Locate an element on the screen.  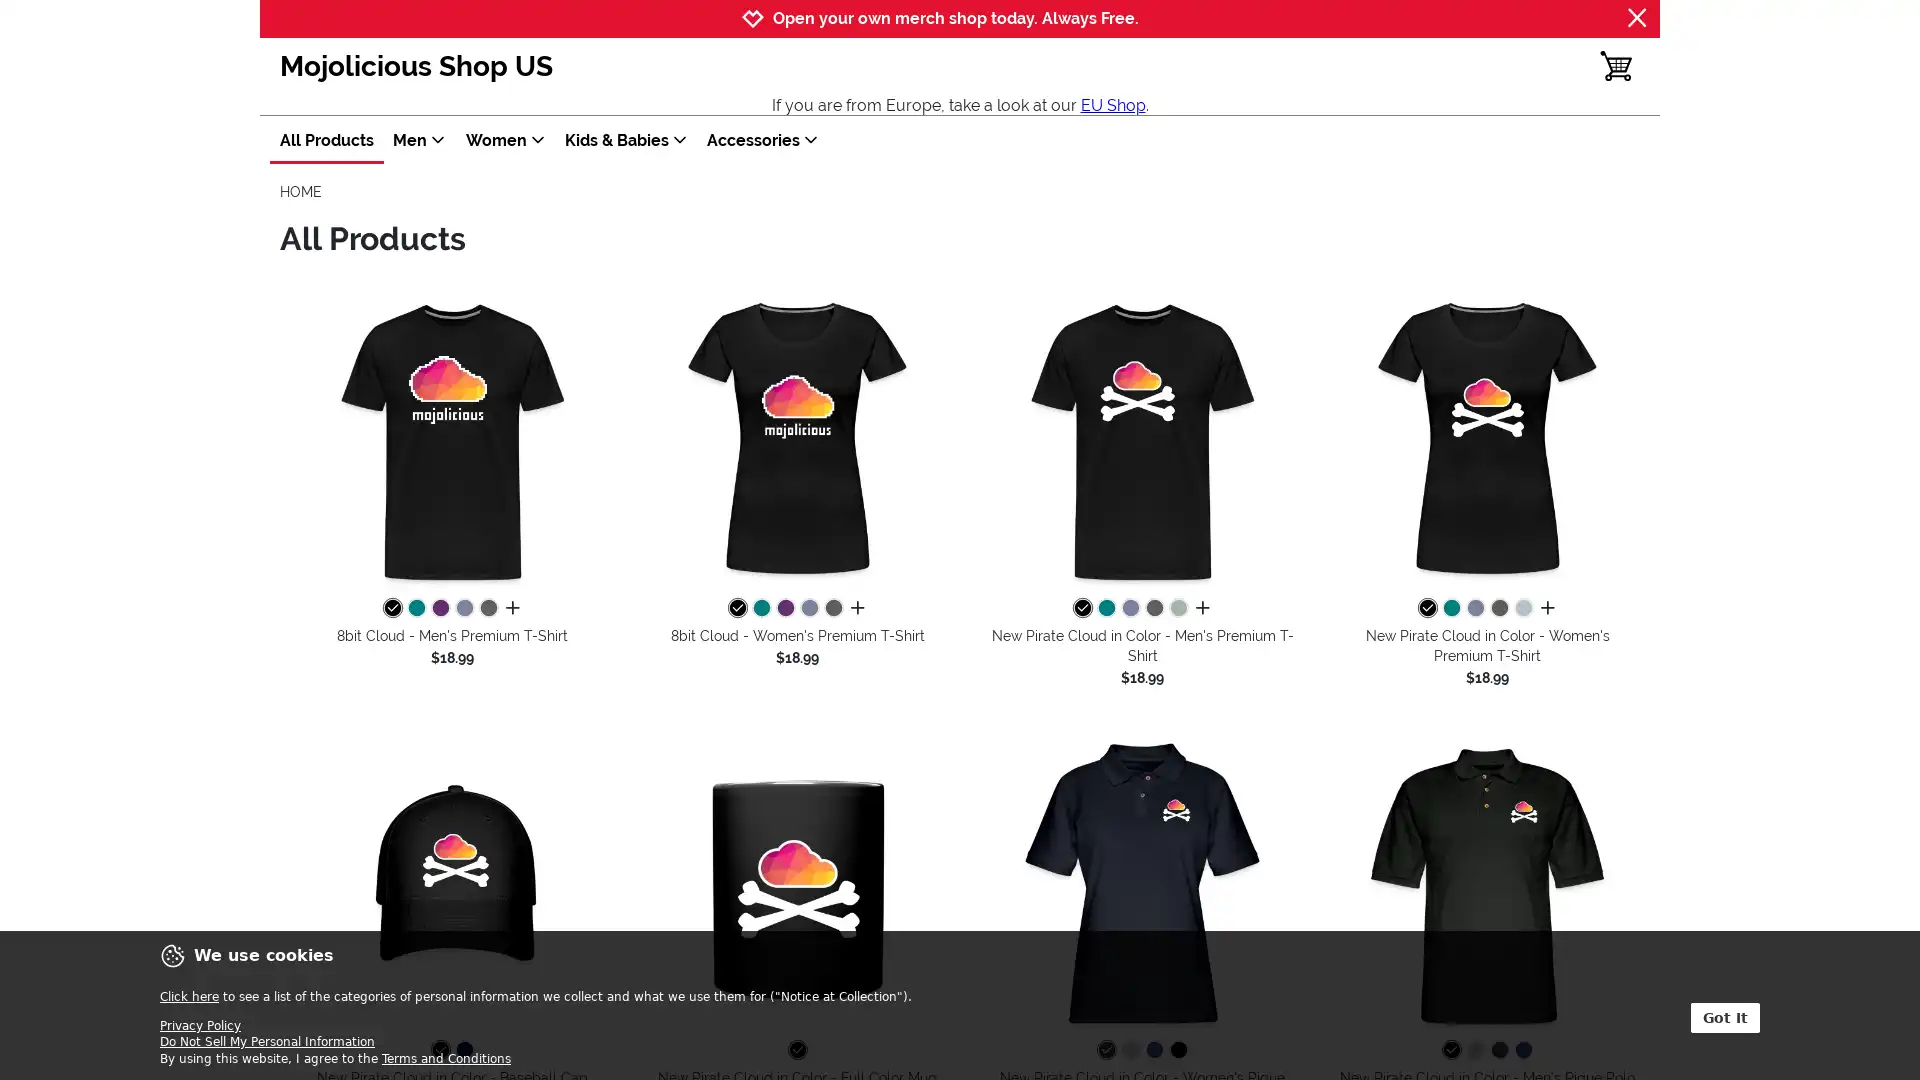
New Pirate Cloud in Color - Full Color Mug is located at coordinates (796, 881).